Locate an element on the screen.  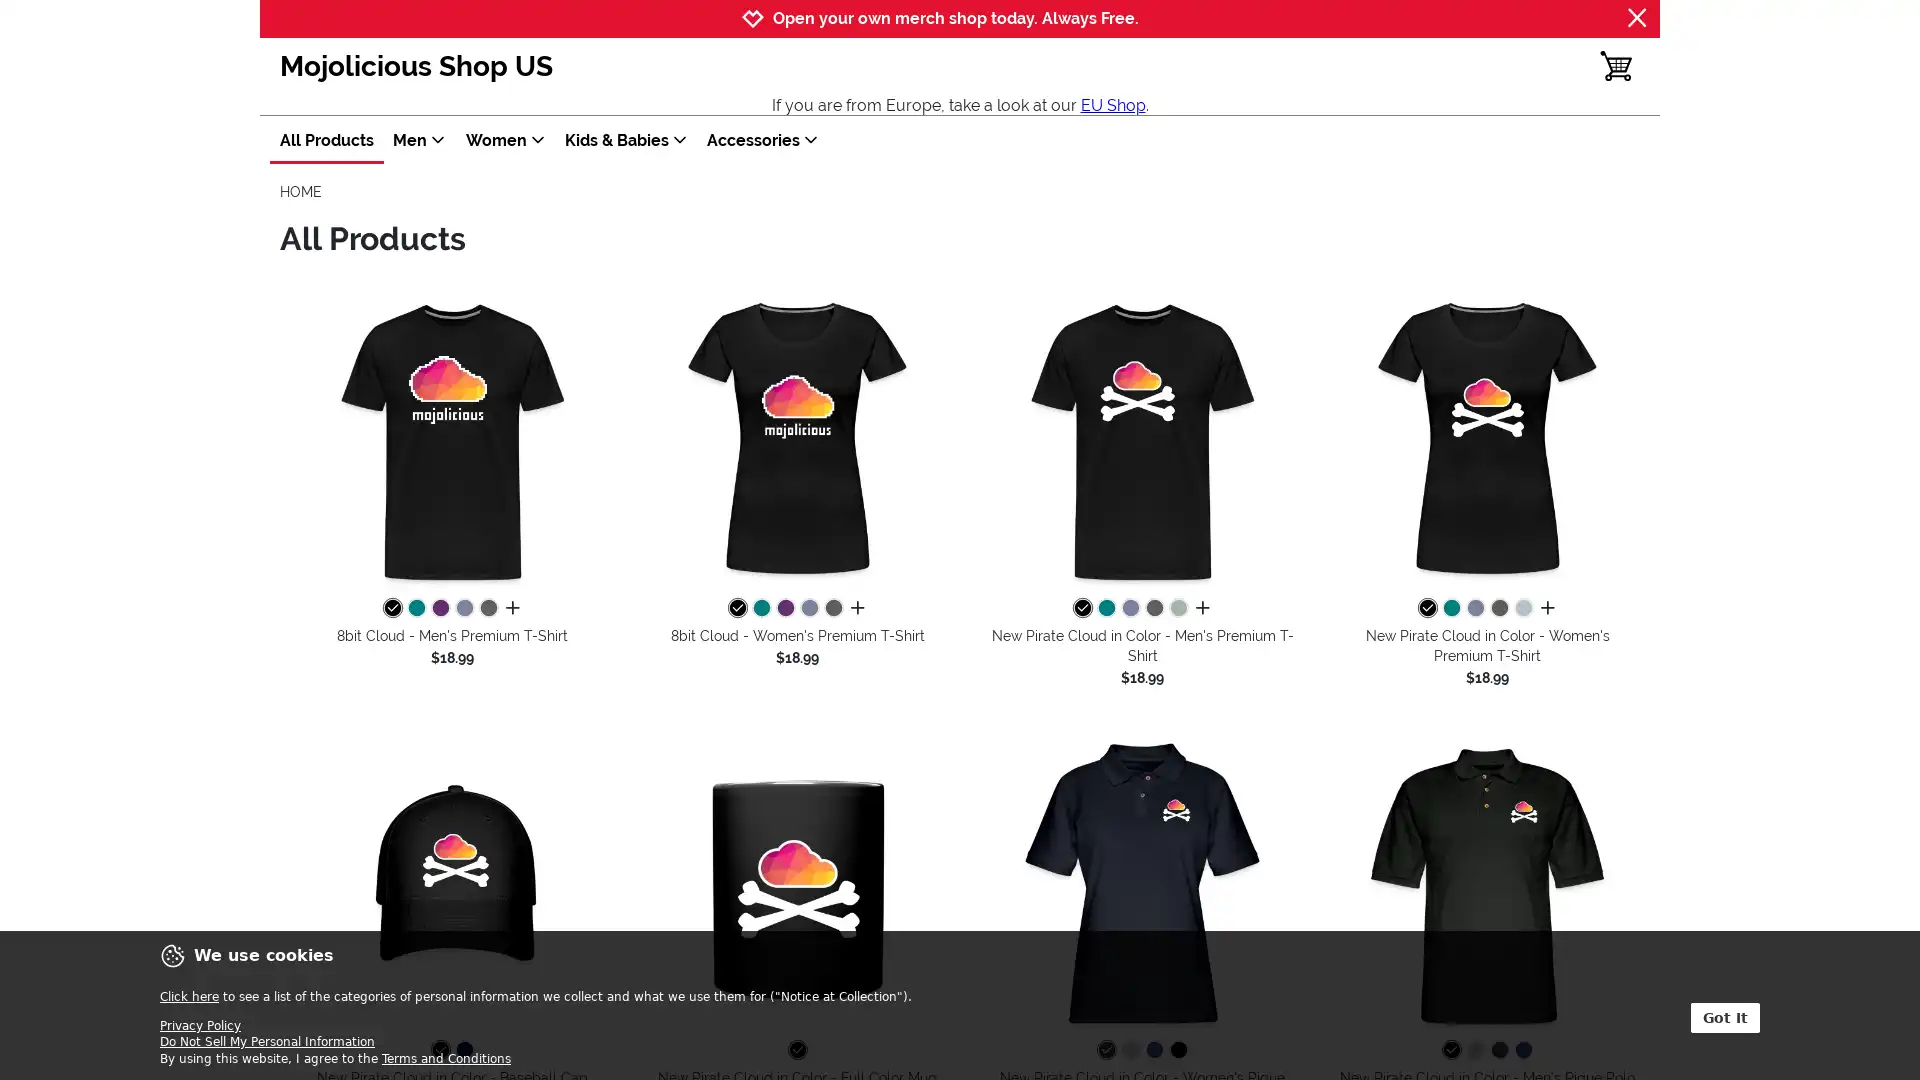
New Pirate Cloud in Color - Full Color Mug is located at coordinates (796, 881).